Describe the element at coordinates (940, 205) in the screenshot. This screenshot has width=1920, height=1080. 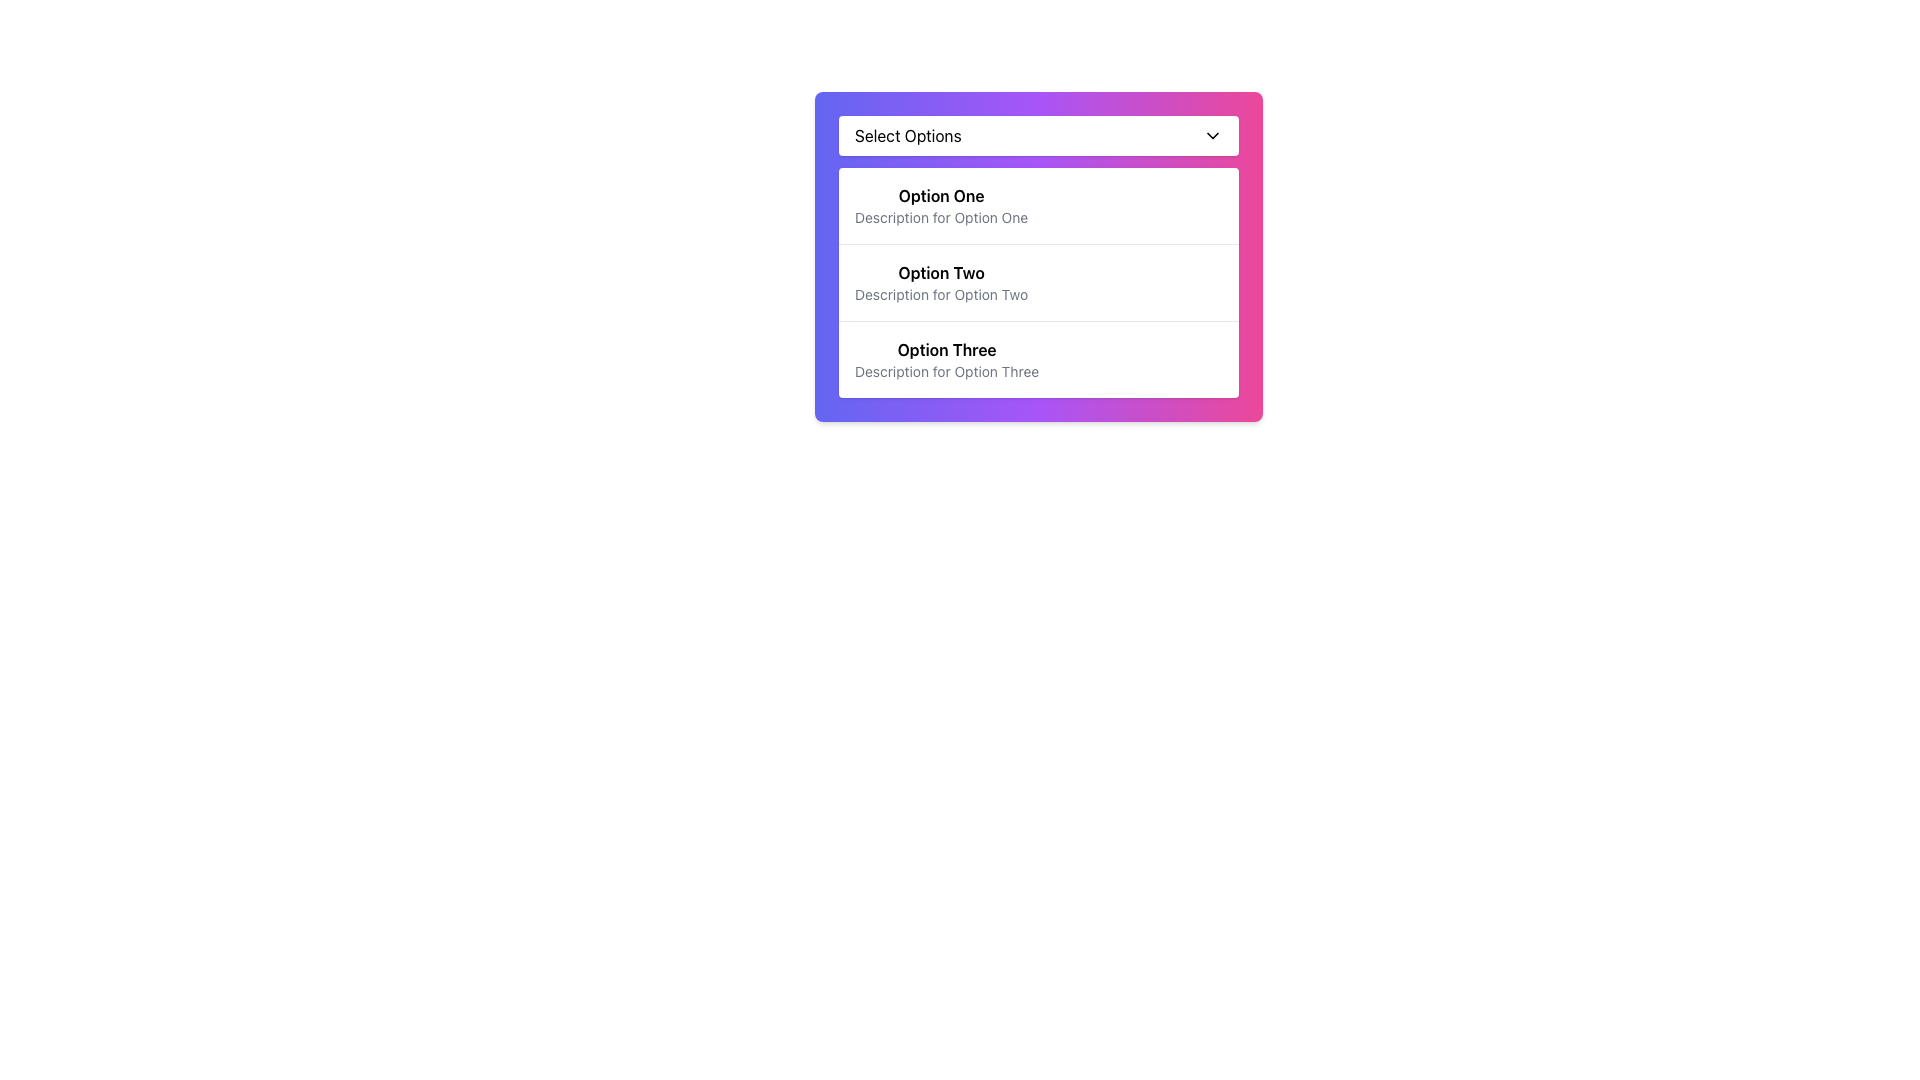
I see `the dropdown menu item titled 'Option One'` at that location.